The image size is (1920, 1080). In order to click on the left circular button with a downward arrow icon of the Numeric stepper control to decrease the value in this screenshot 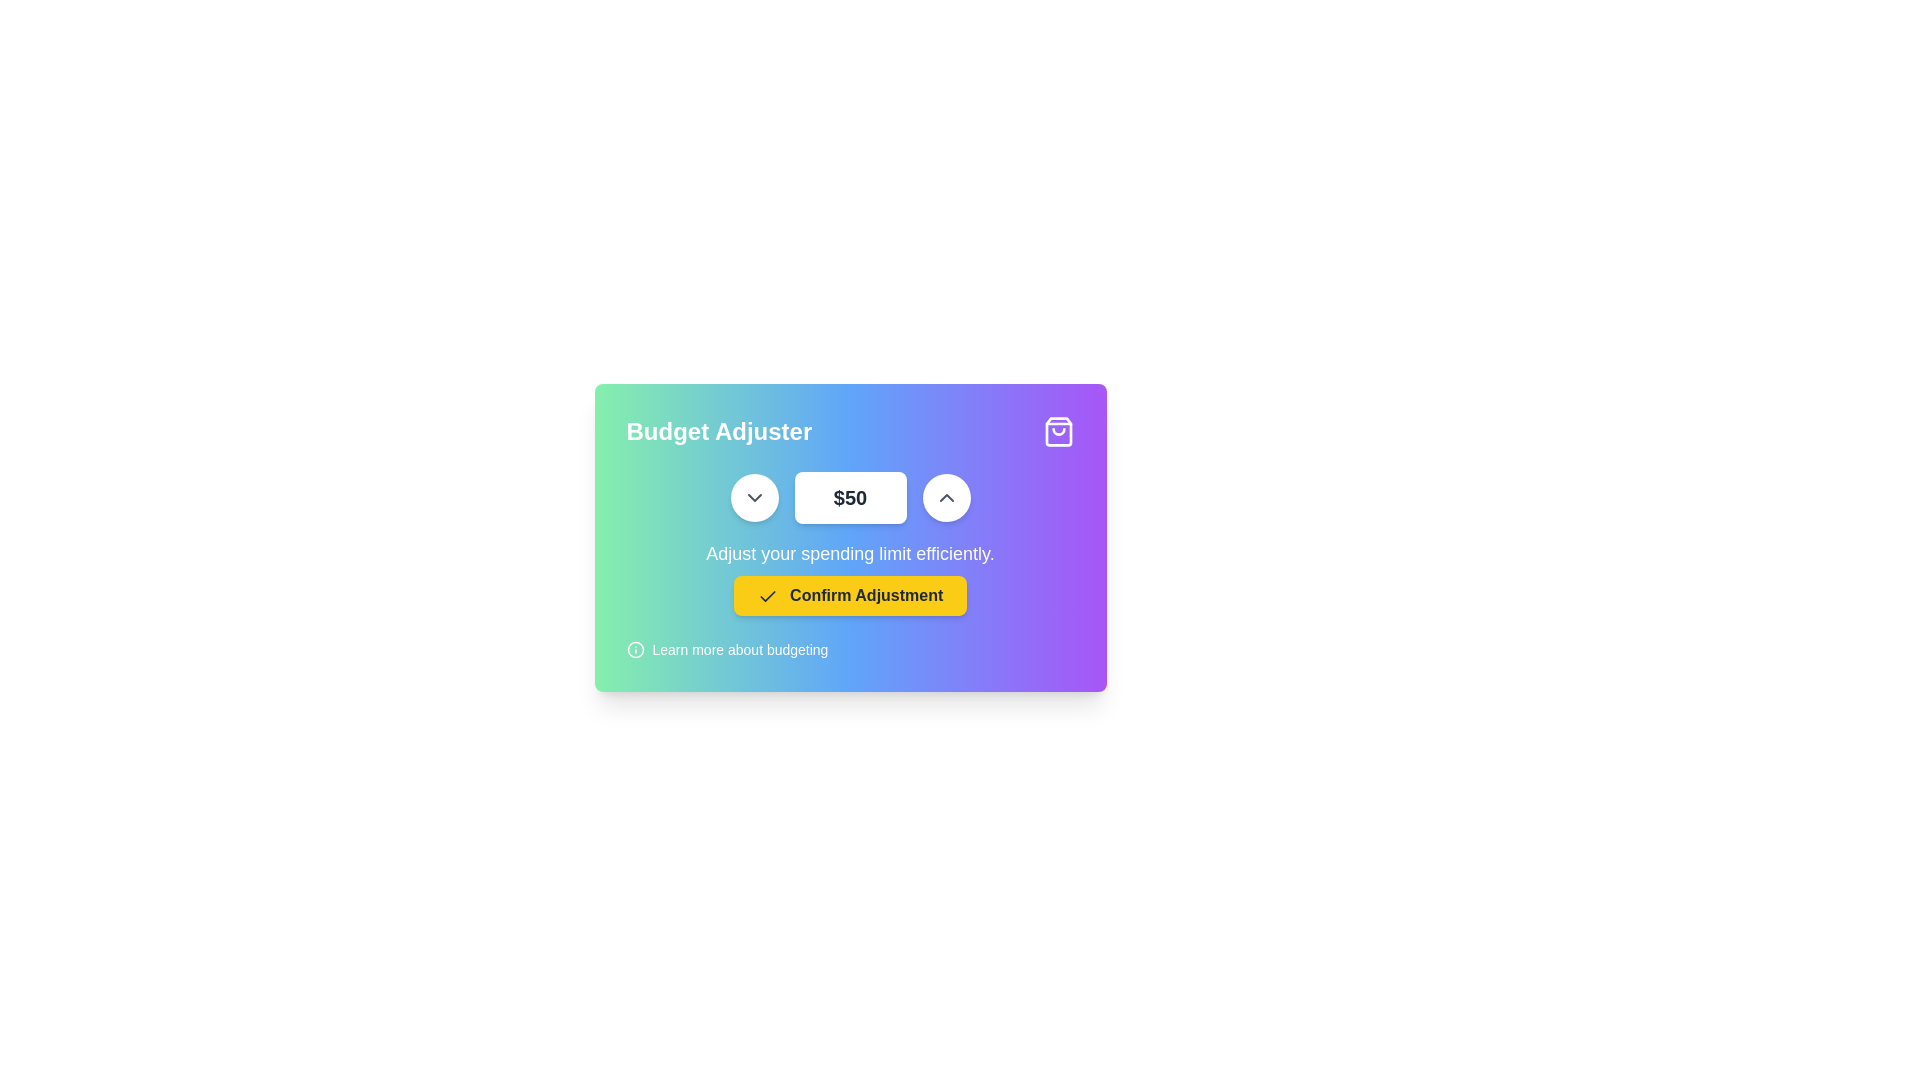, I will do `click(850, 496)`.